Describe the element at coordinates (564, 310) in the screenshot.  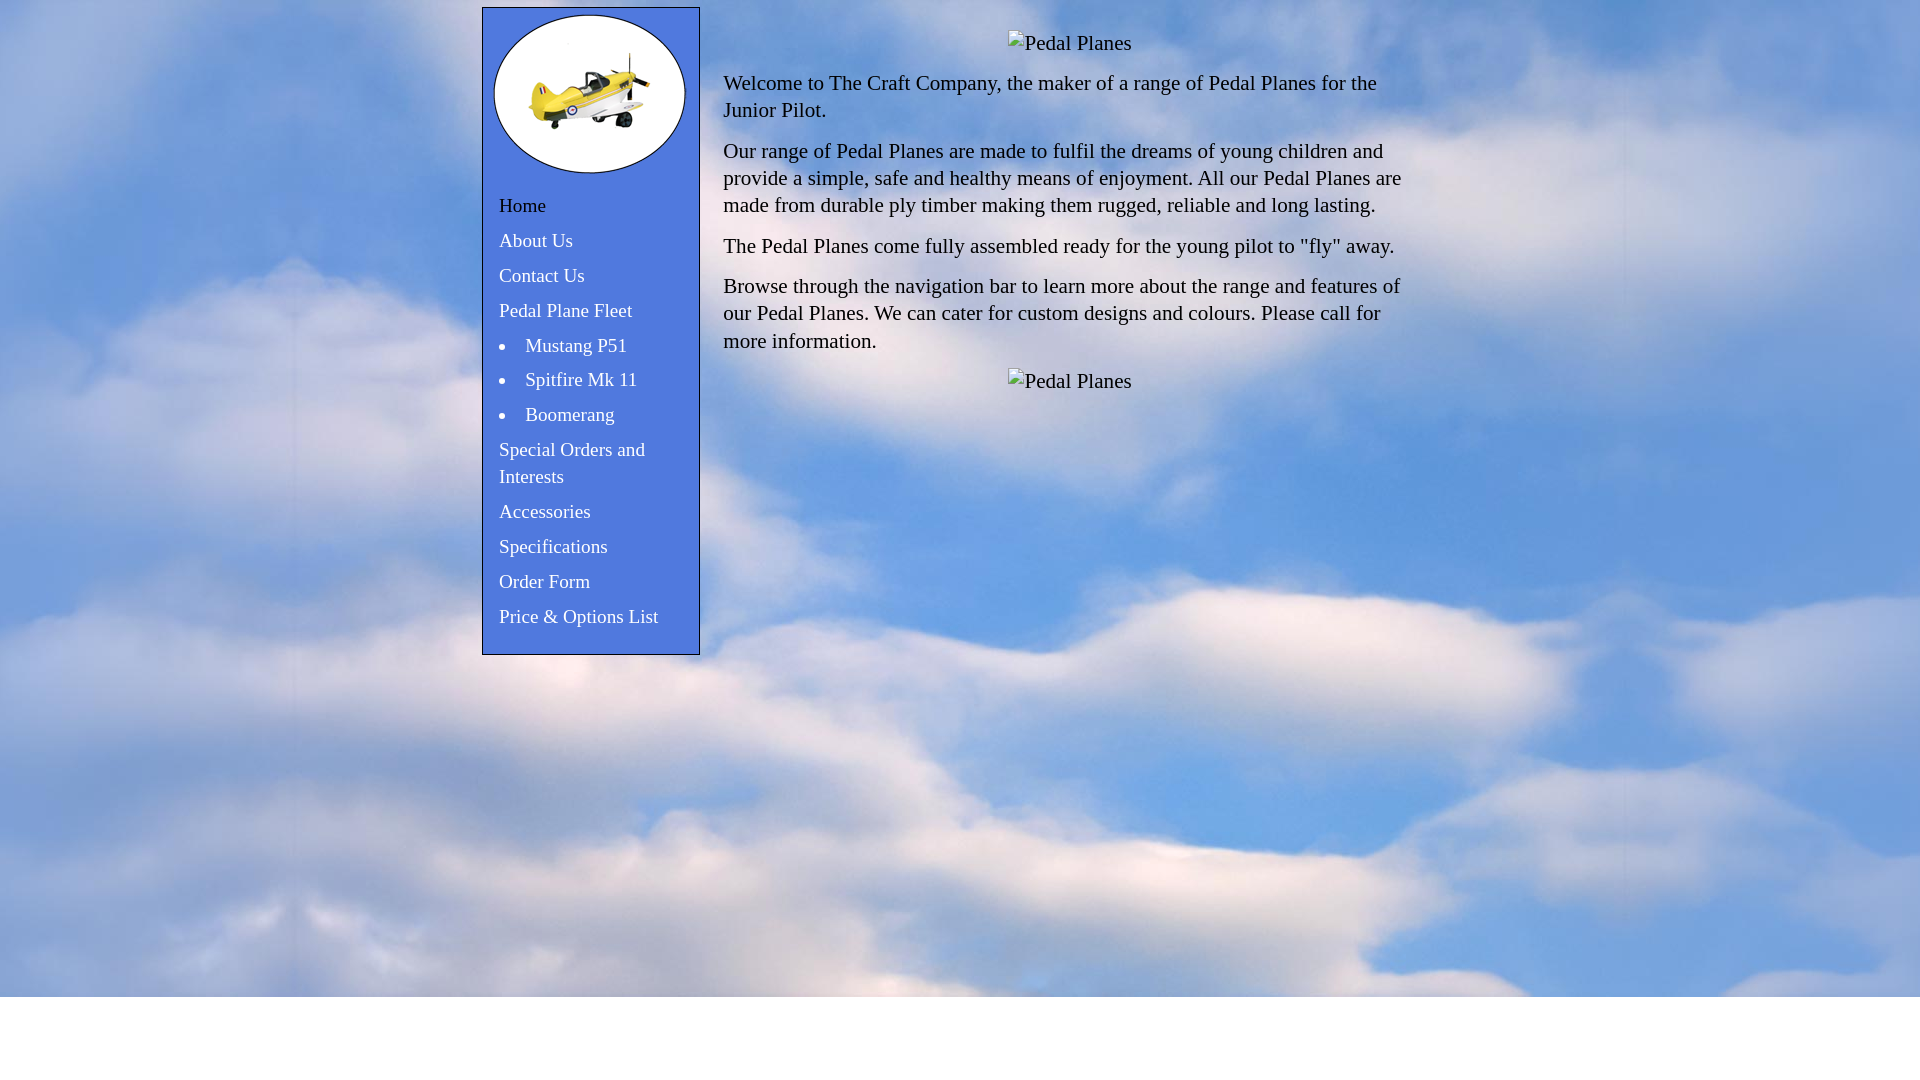
I see `'Pedal Plane Fleet'` at that location.